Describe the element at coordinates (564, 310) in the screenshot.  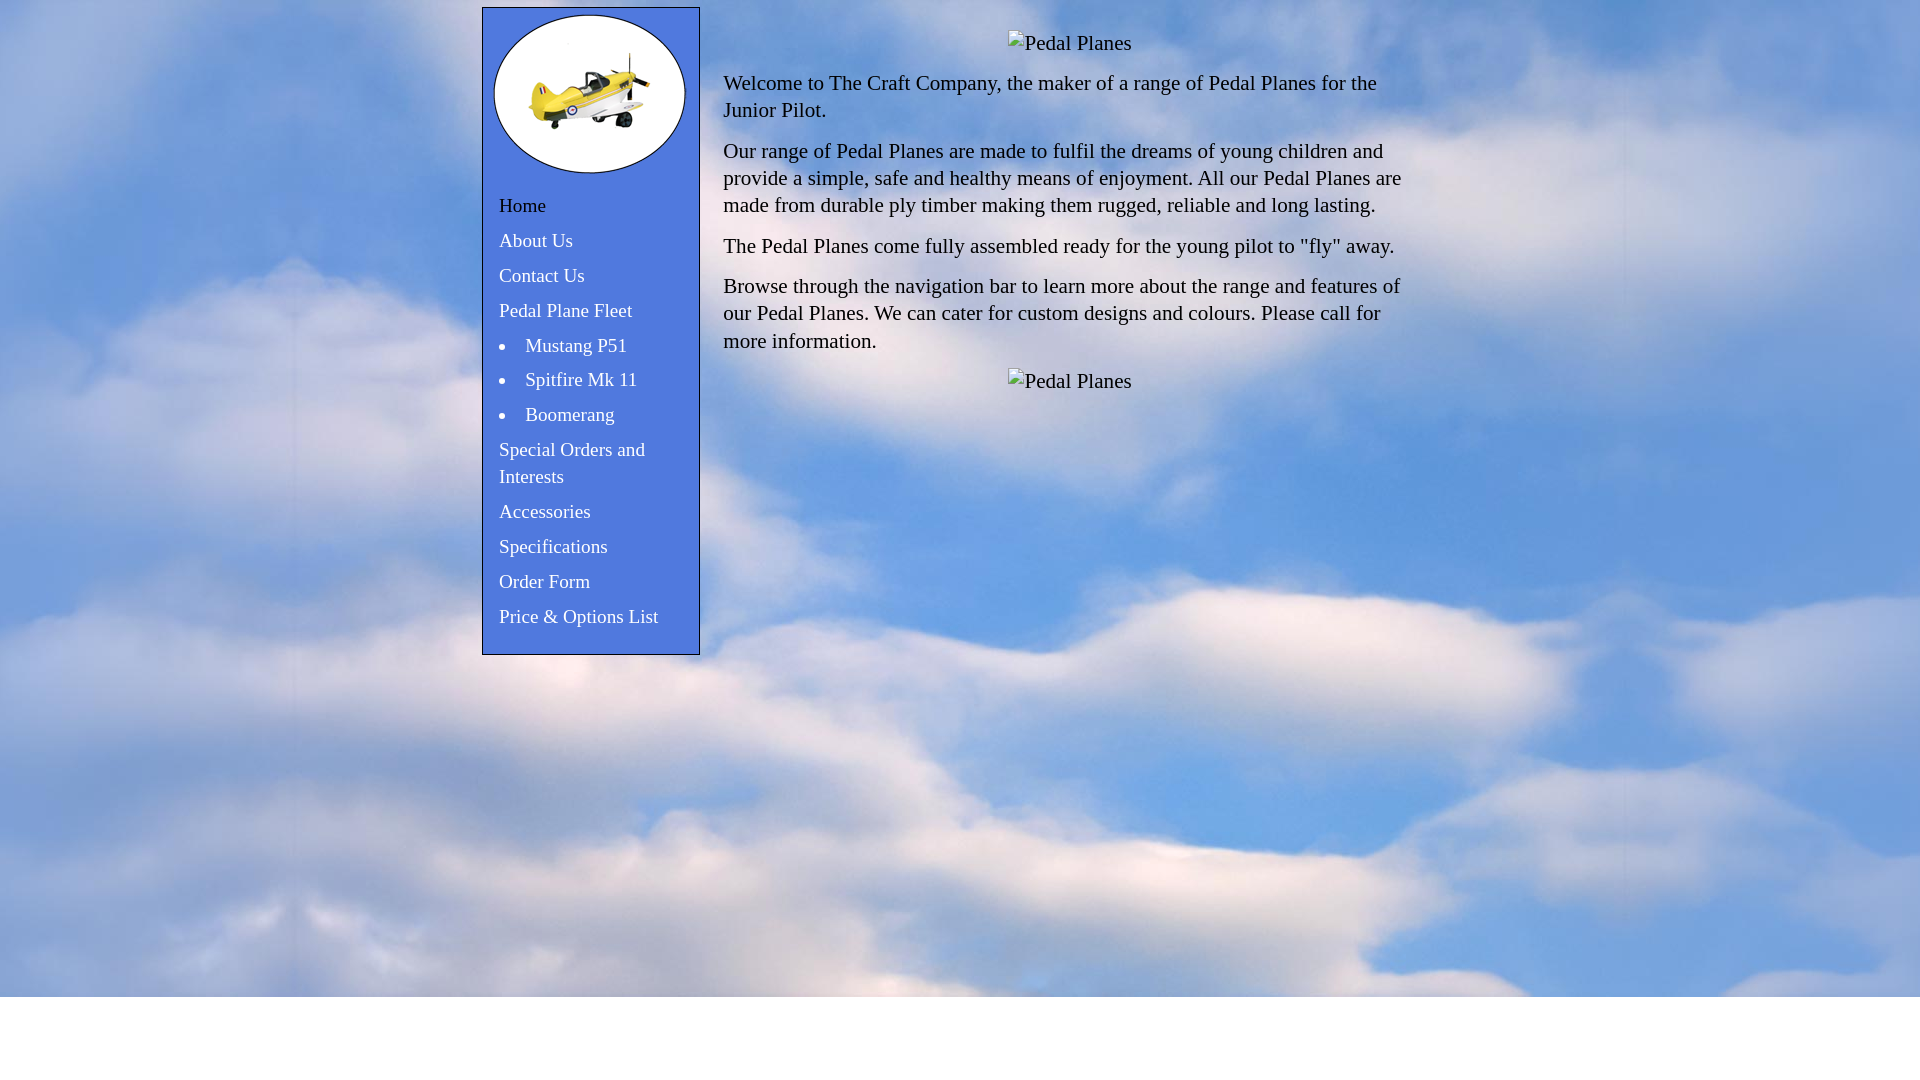
I see `'Pedal Plane Fleet'` at that location.